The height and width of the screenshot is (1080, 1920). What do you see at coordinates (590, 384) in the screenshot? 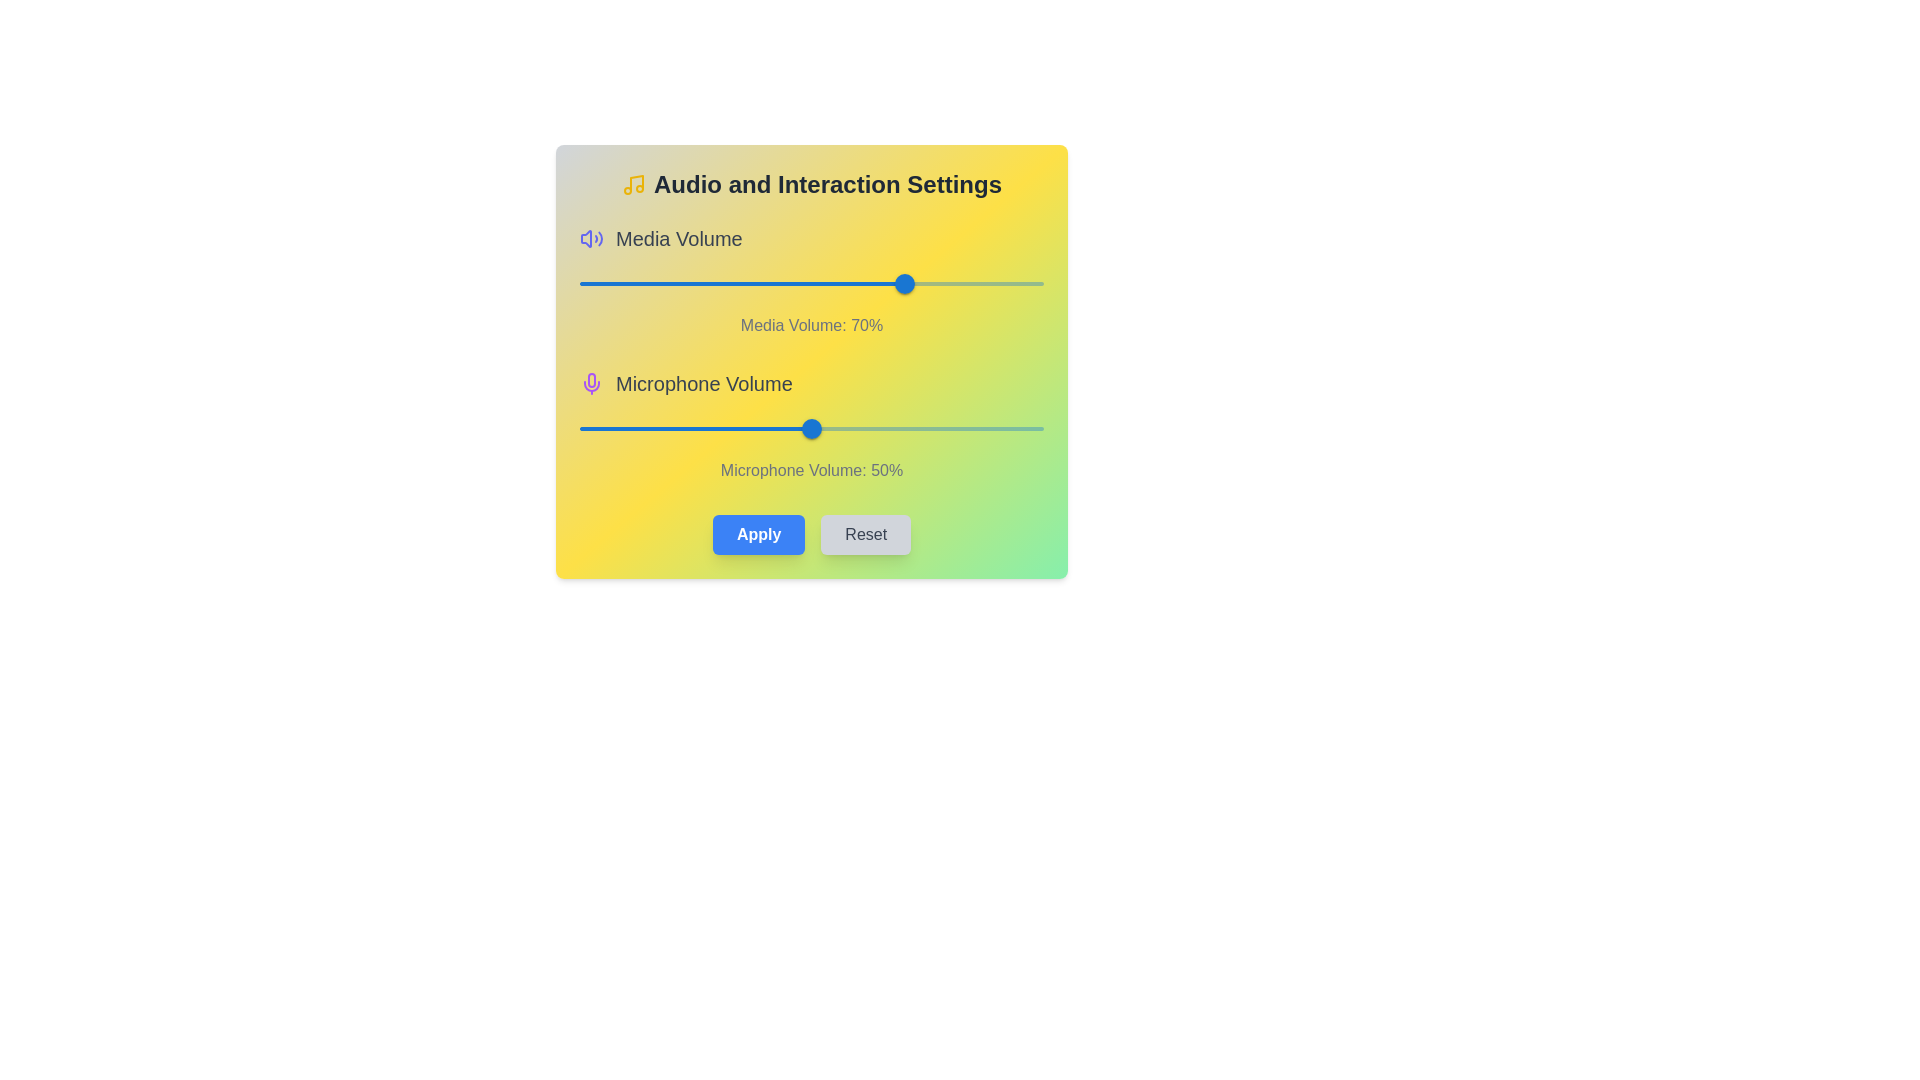
I see `the purple microphone icon located next to the 'Microphone Volume' label in the audio settings section` at bounding box center [590, 384].